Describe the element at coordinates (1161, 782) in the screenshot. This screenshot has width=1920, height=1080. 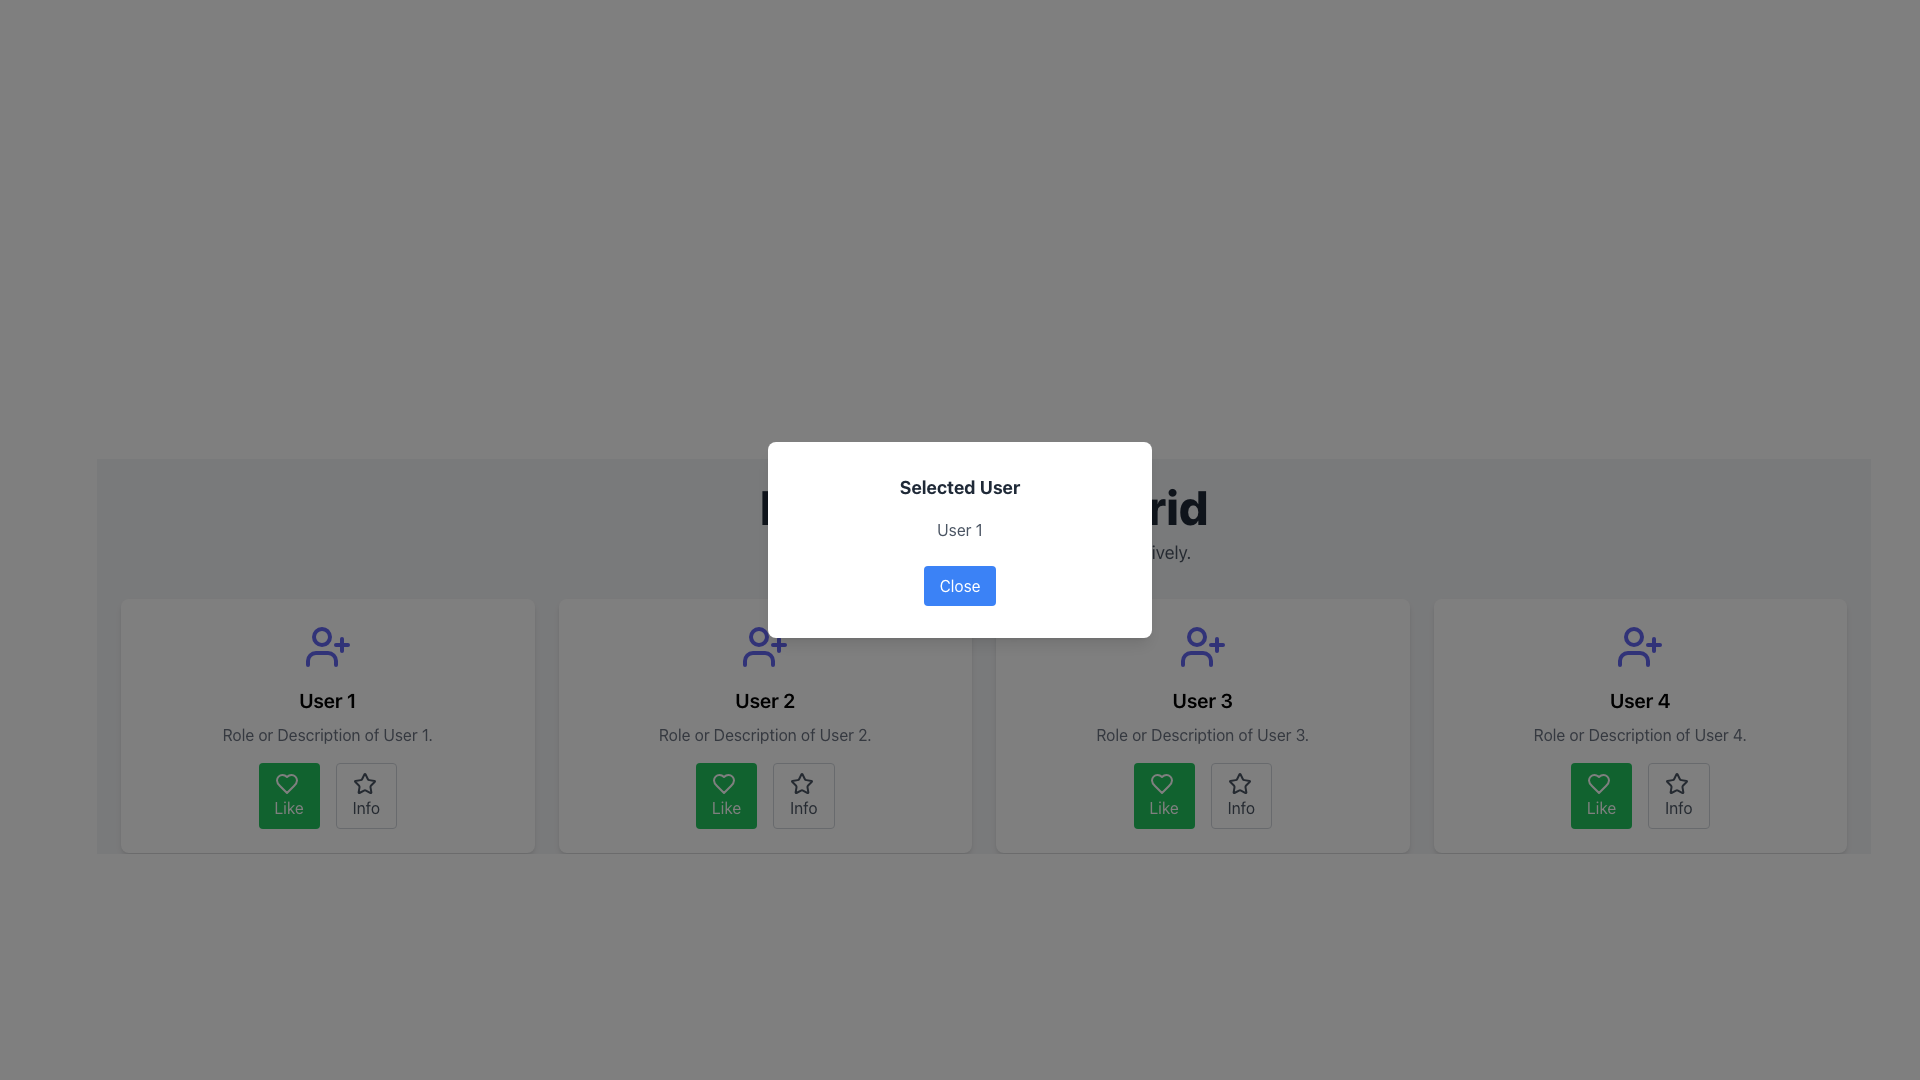
I see `the 'like' icon located within the 'User 3' card, positioned to the left of the 'Info' button` at that location.